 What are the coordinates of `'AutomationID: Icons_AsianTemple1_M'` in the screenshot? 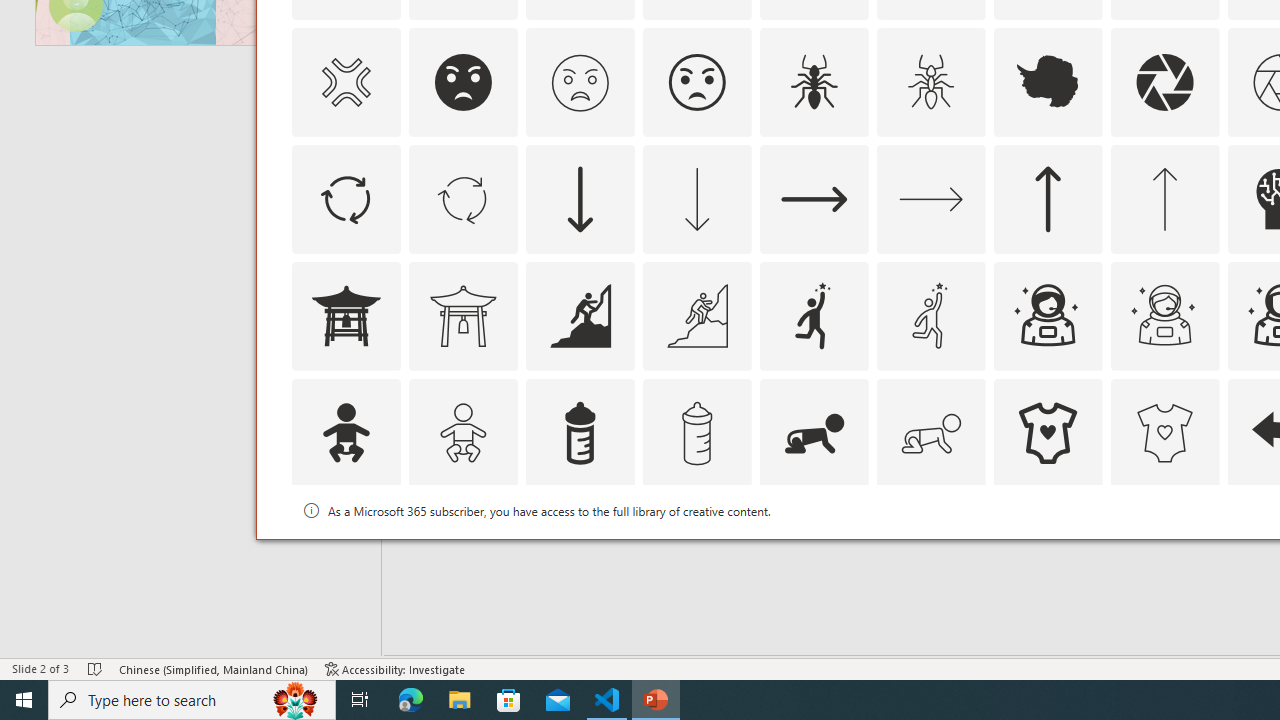 It's located at (462, 315).